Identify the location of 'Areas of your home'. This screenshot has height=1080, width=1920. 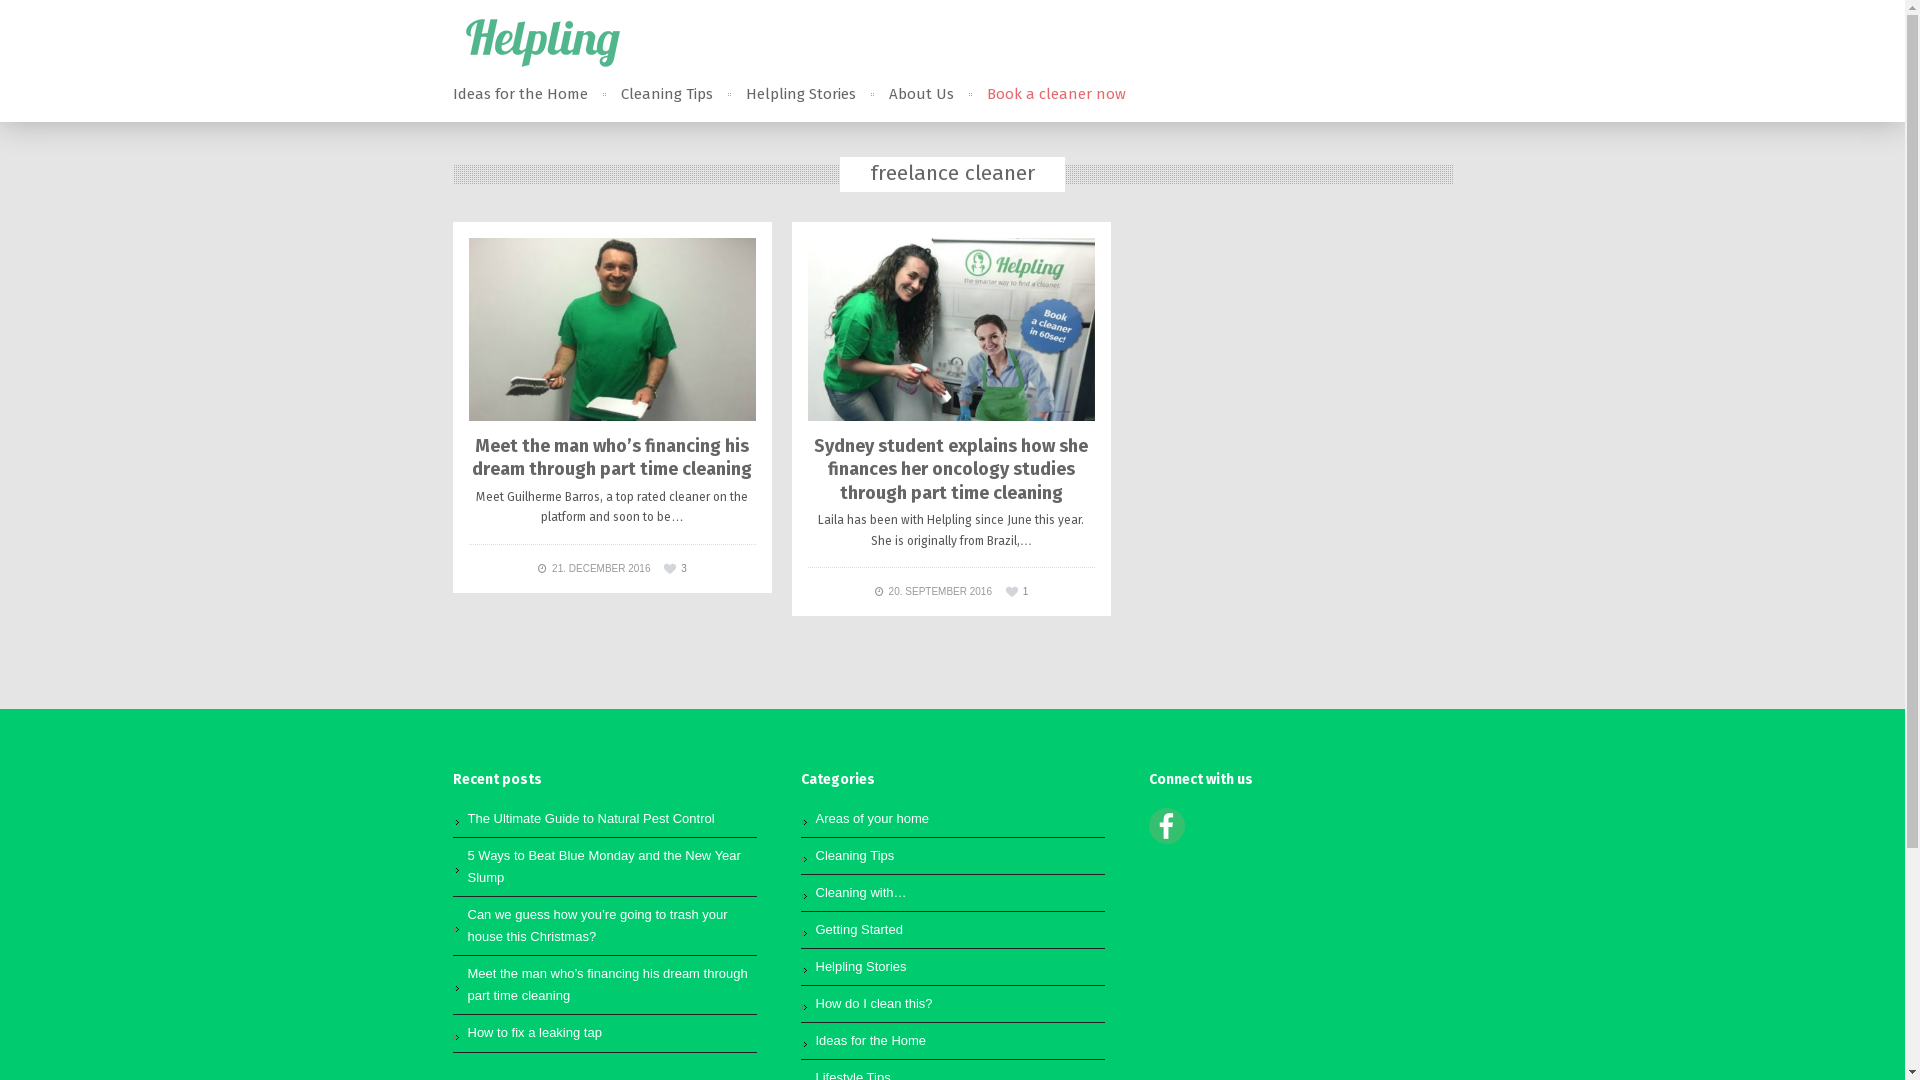
(816, 818).